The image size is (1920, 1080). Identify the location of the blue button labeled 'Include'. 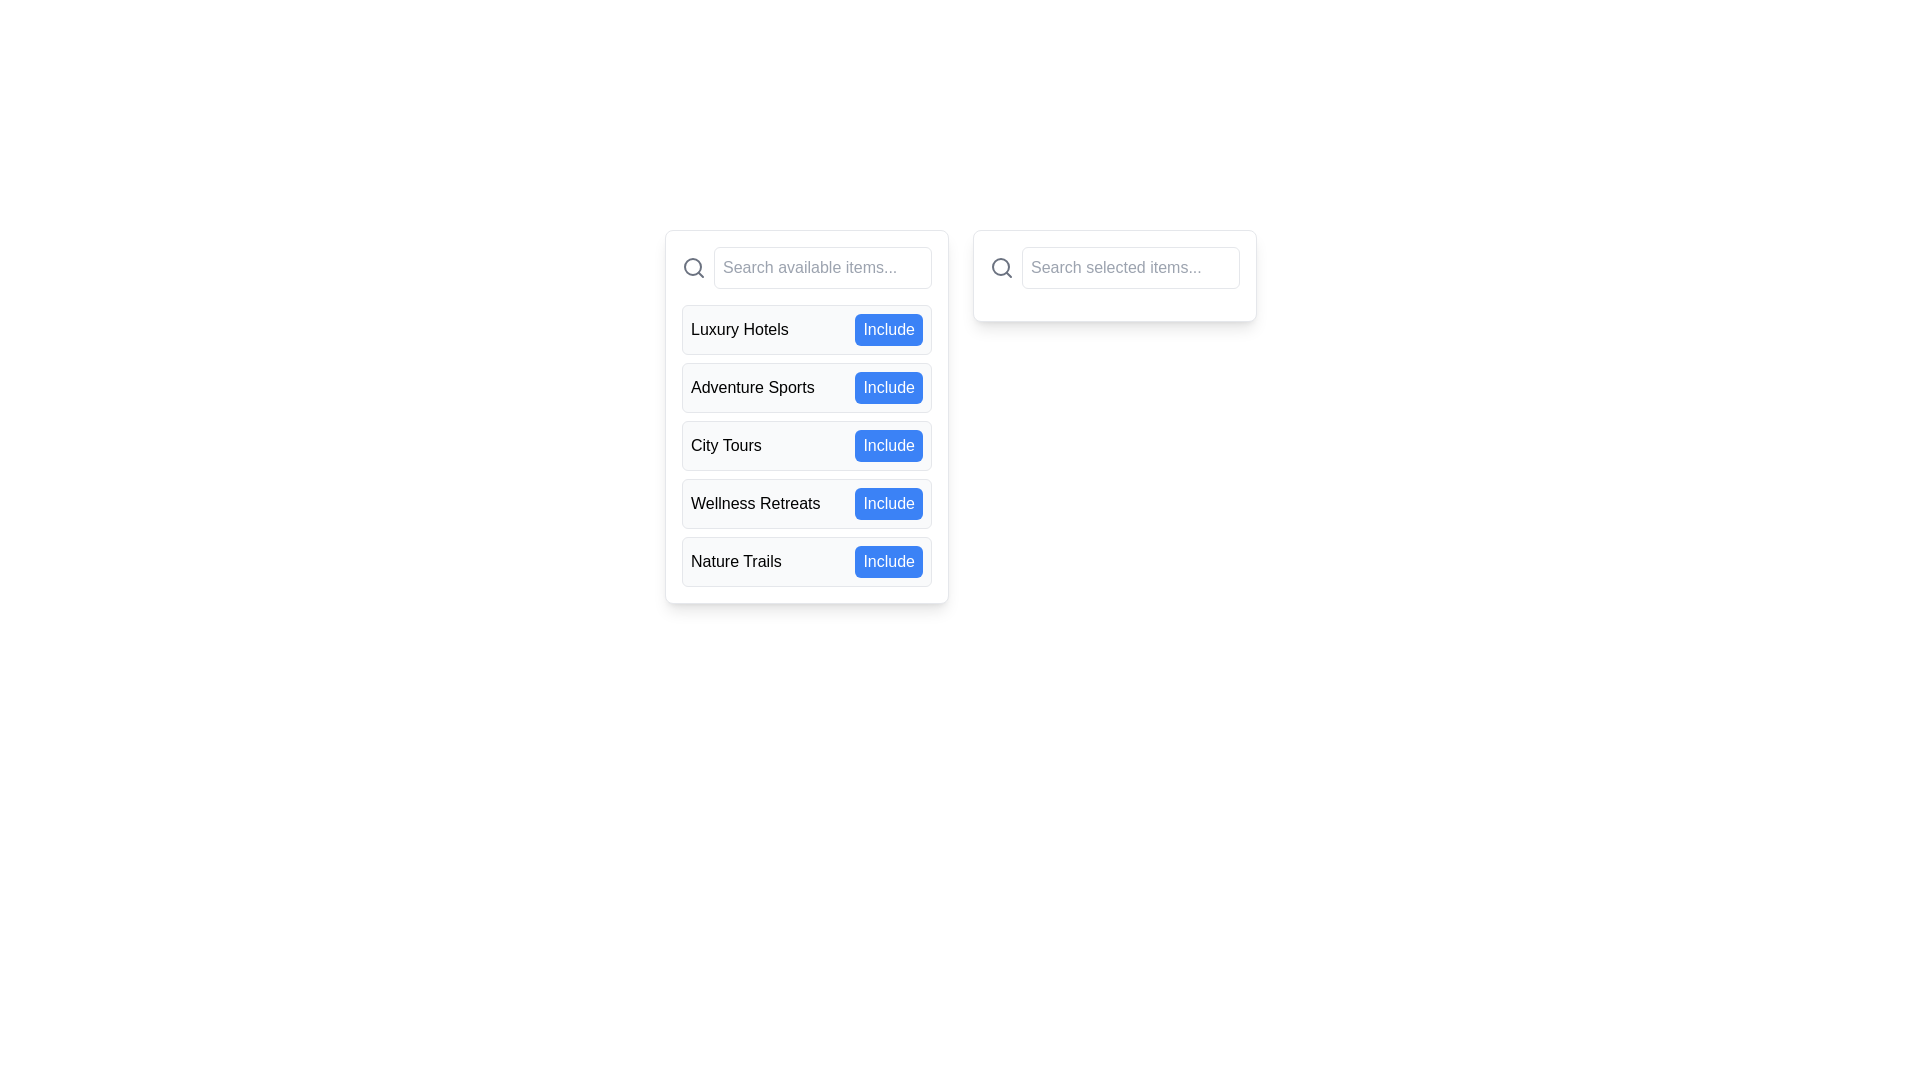
(888, 445).